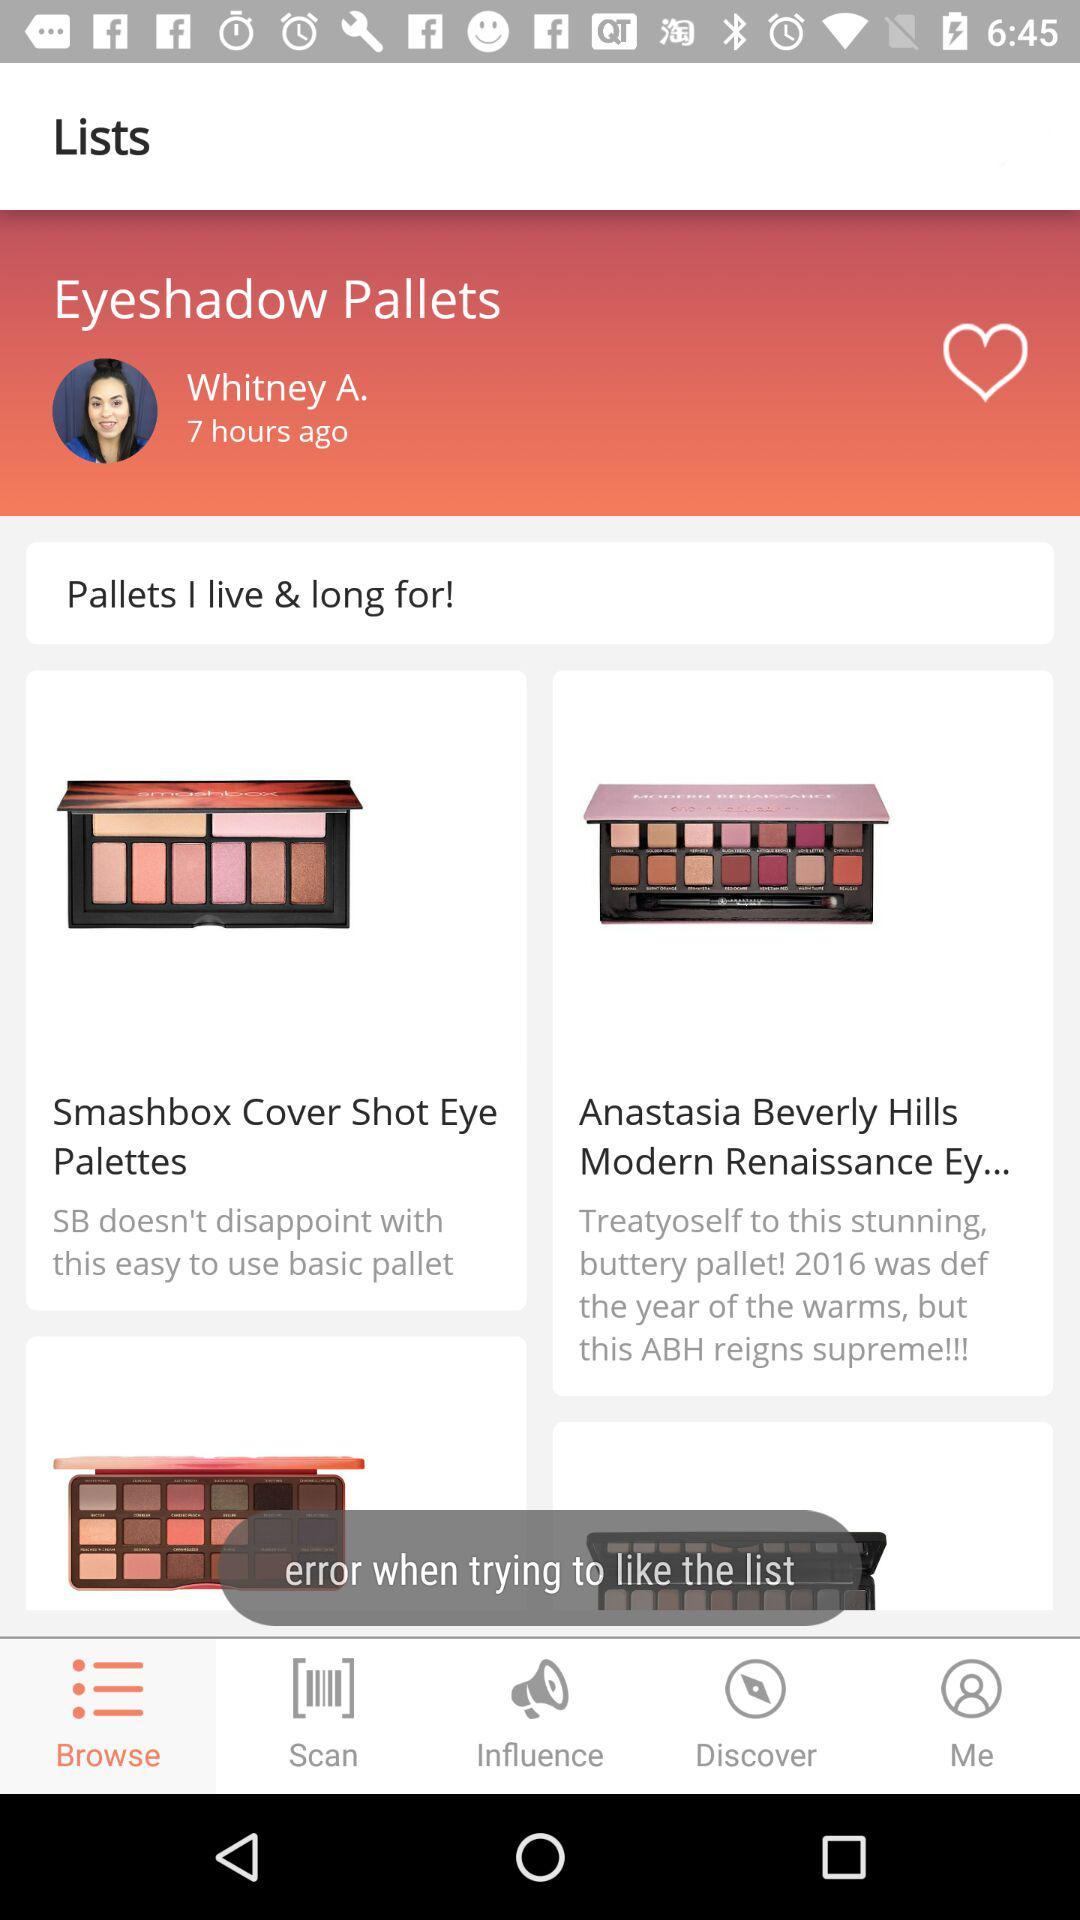 Image resolution: width=1080 pixels, height=1920 pixels. What do you see at coordinates (984, 363) in the screenshot?
I see `the favorite icon` at bounding box center [984, 363].